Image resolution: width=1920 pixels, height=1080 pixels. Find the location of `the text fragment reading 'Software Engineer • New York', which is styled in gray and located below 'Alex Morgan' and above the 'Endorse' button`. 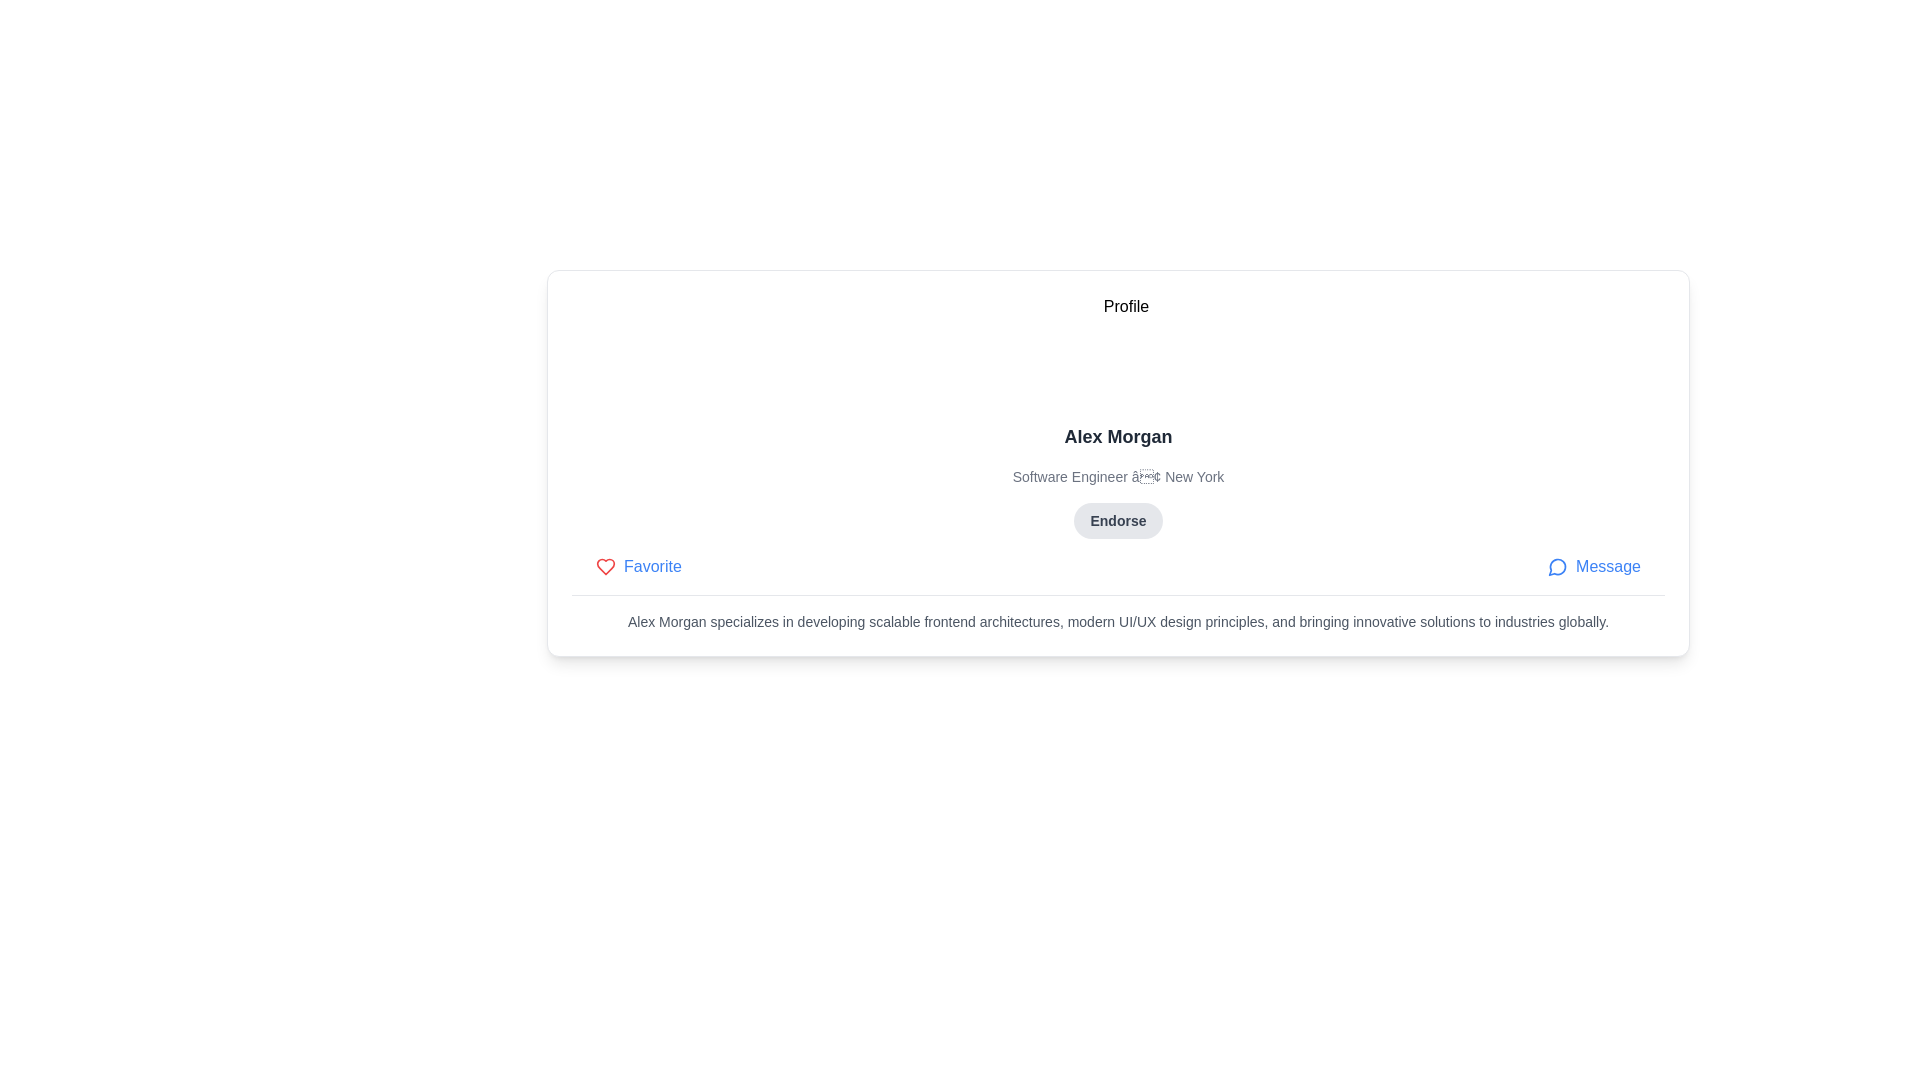

the text fragment reading 'Software Engineer • New York', which is styled in gray and located below 'Alex Morgan' and above the 'Endorse' button is located at coordinates (1117, 477).